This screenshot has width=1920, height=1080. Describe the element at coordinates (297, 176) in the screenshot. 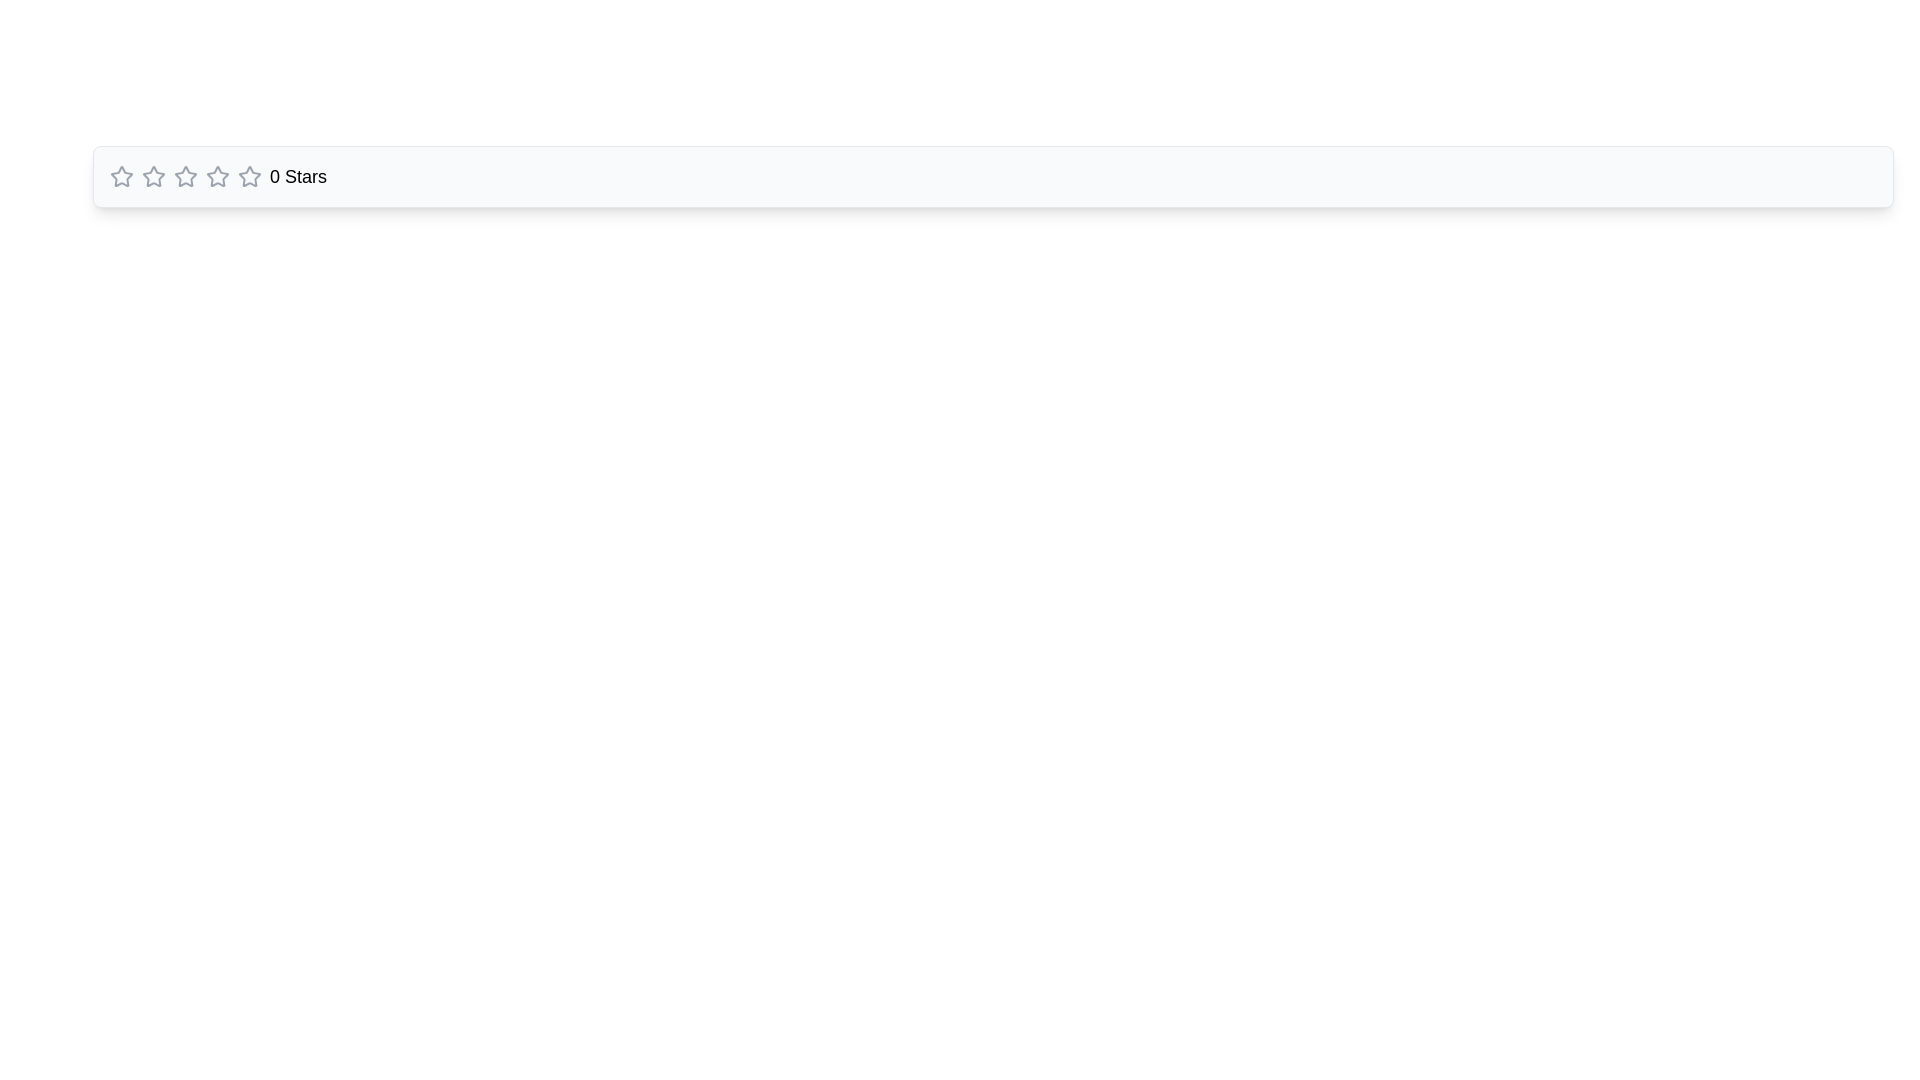

I see `value of the text label indicating the current rating, which shows '0 Stars'` at that location.